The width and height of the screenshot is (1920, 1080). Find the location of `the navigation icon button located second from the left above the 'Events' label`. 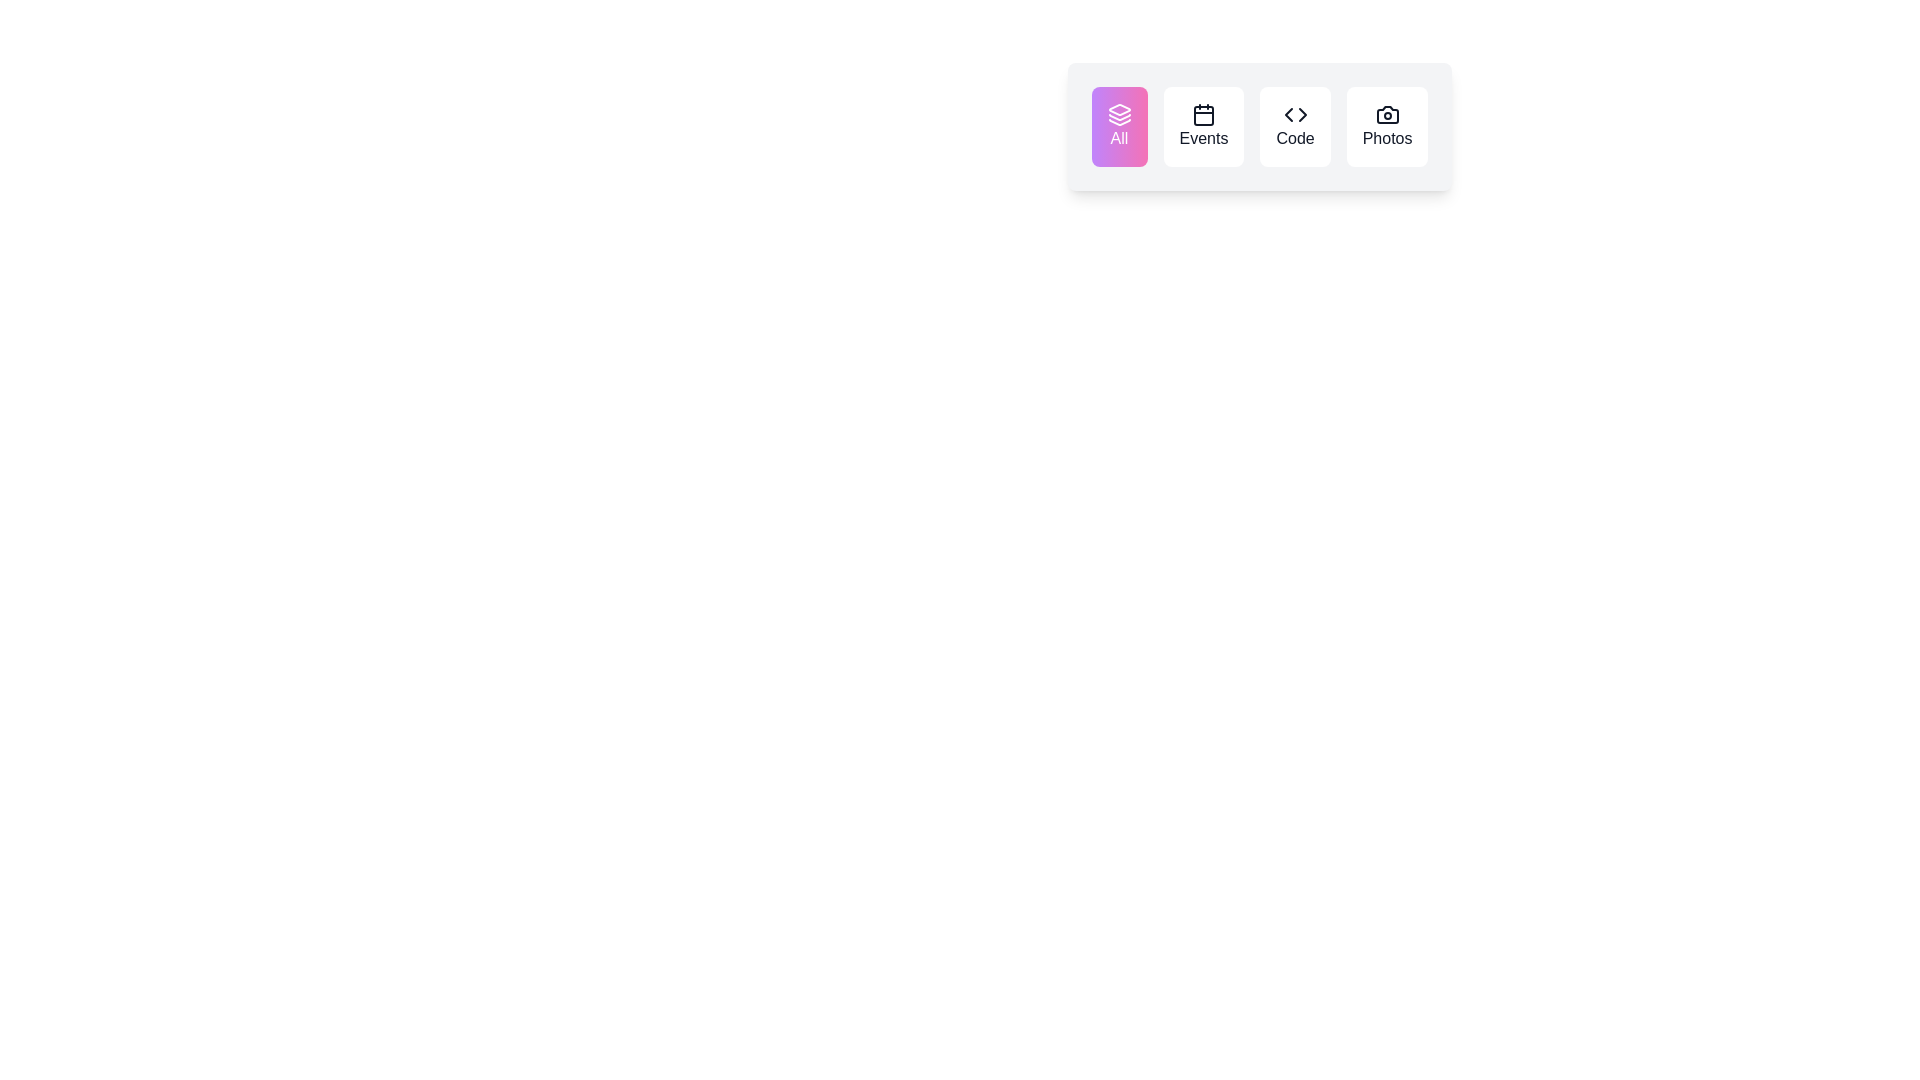

the navigation icon button located second from the left above the 'Events' label is located at coordinates (1203, 115).